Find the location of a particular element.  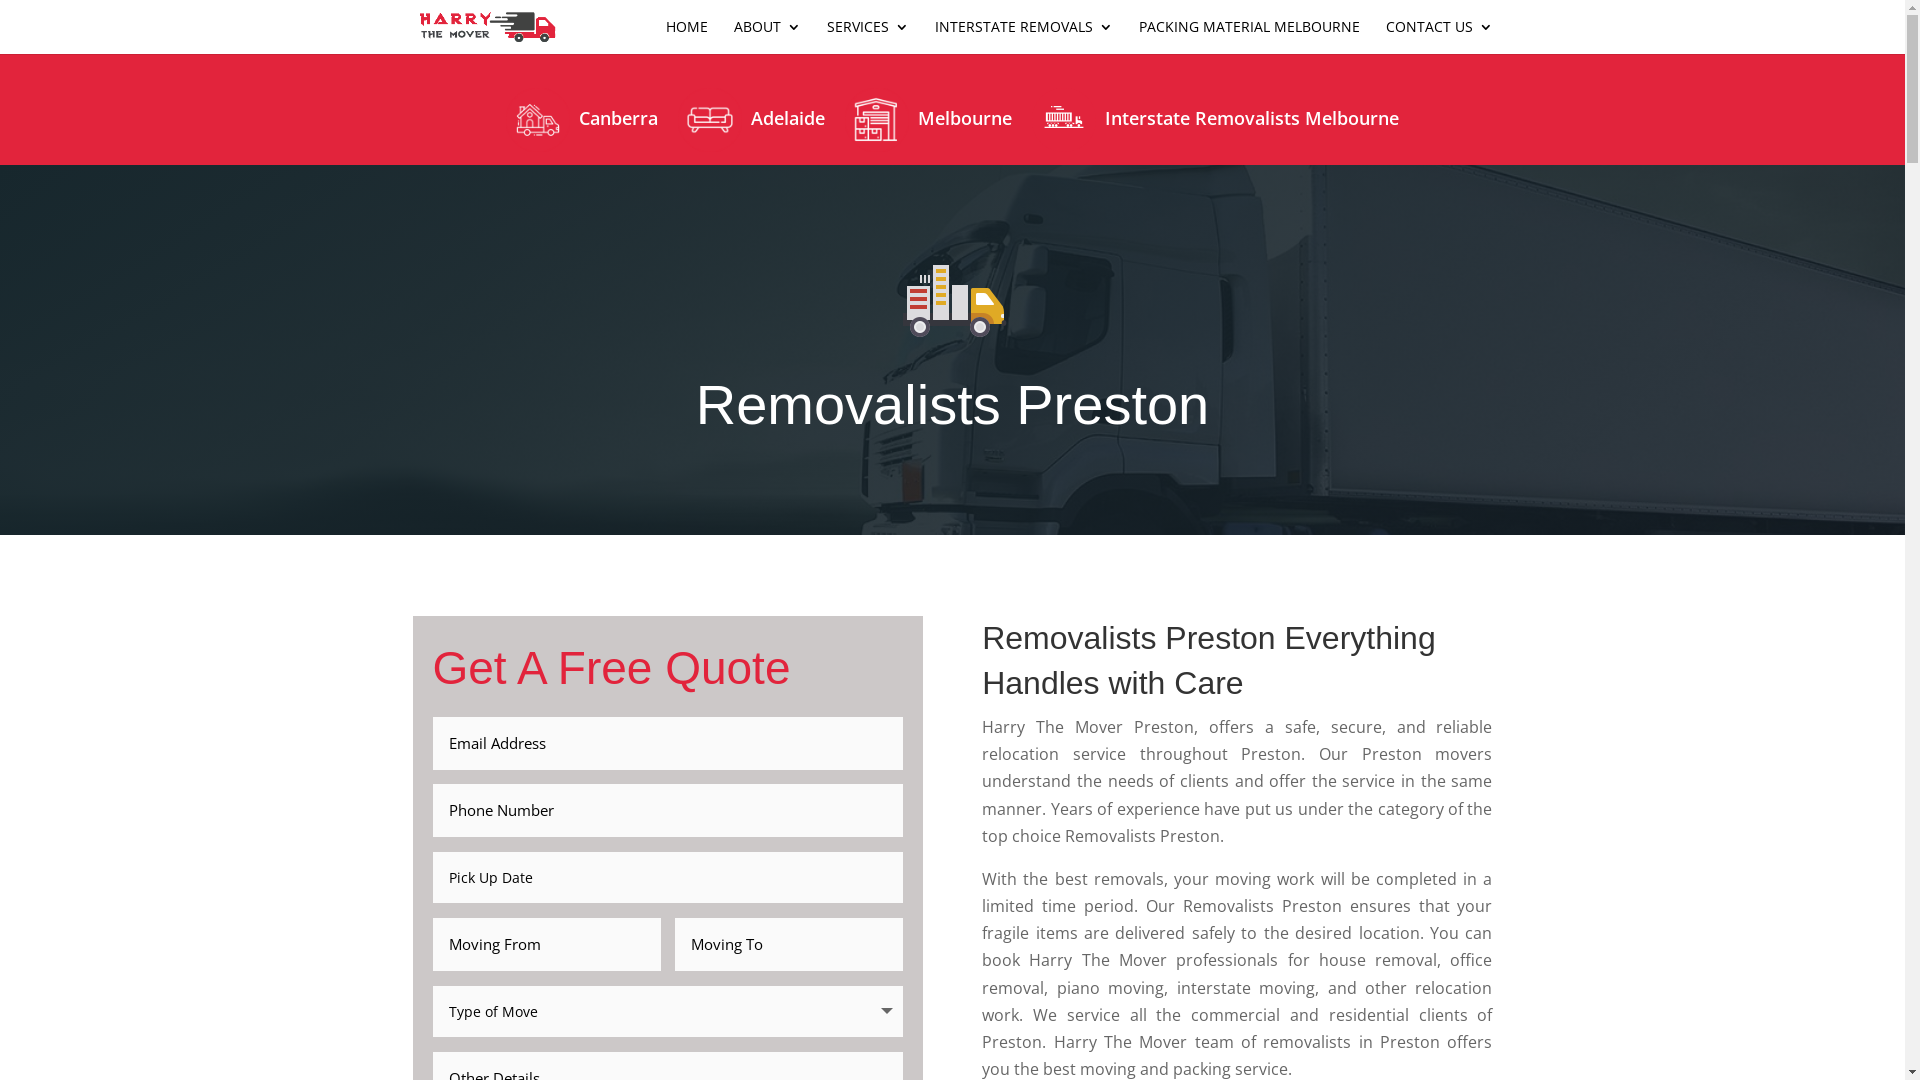

'Adelaide' is located at coordinates (750, 127).